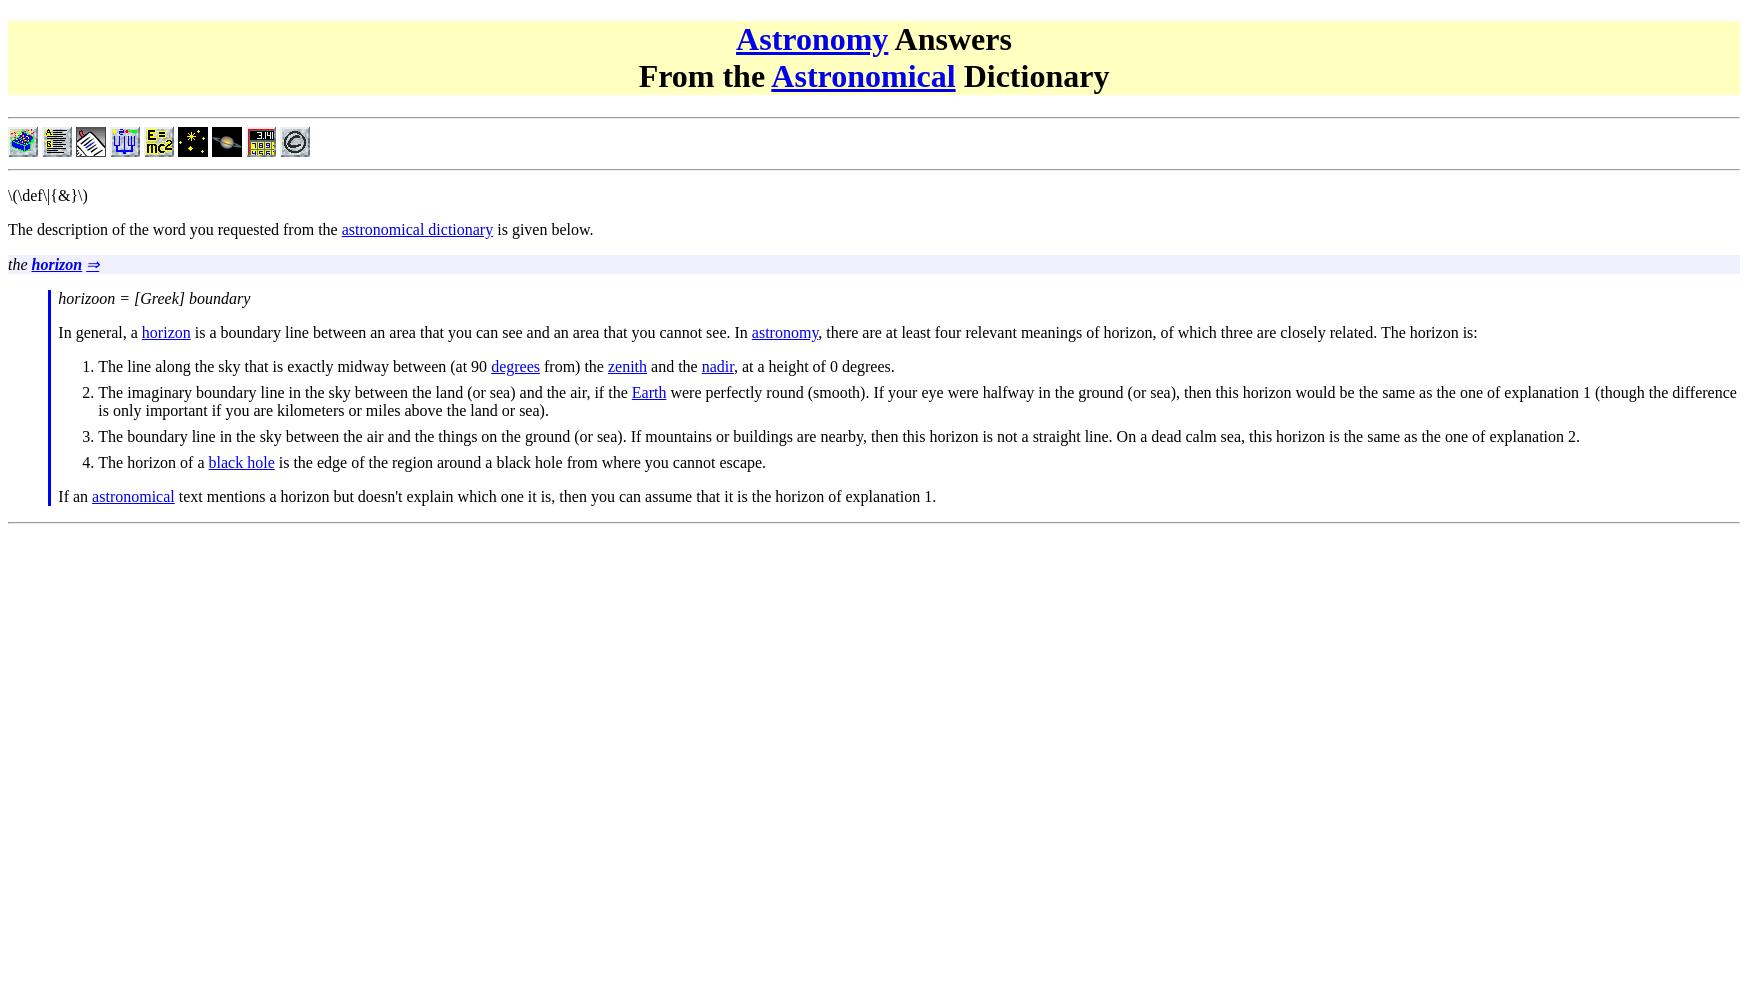 This screenshot has height=1000, width=1748. I want to click on 'The horizon of a', so click(151, 460).